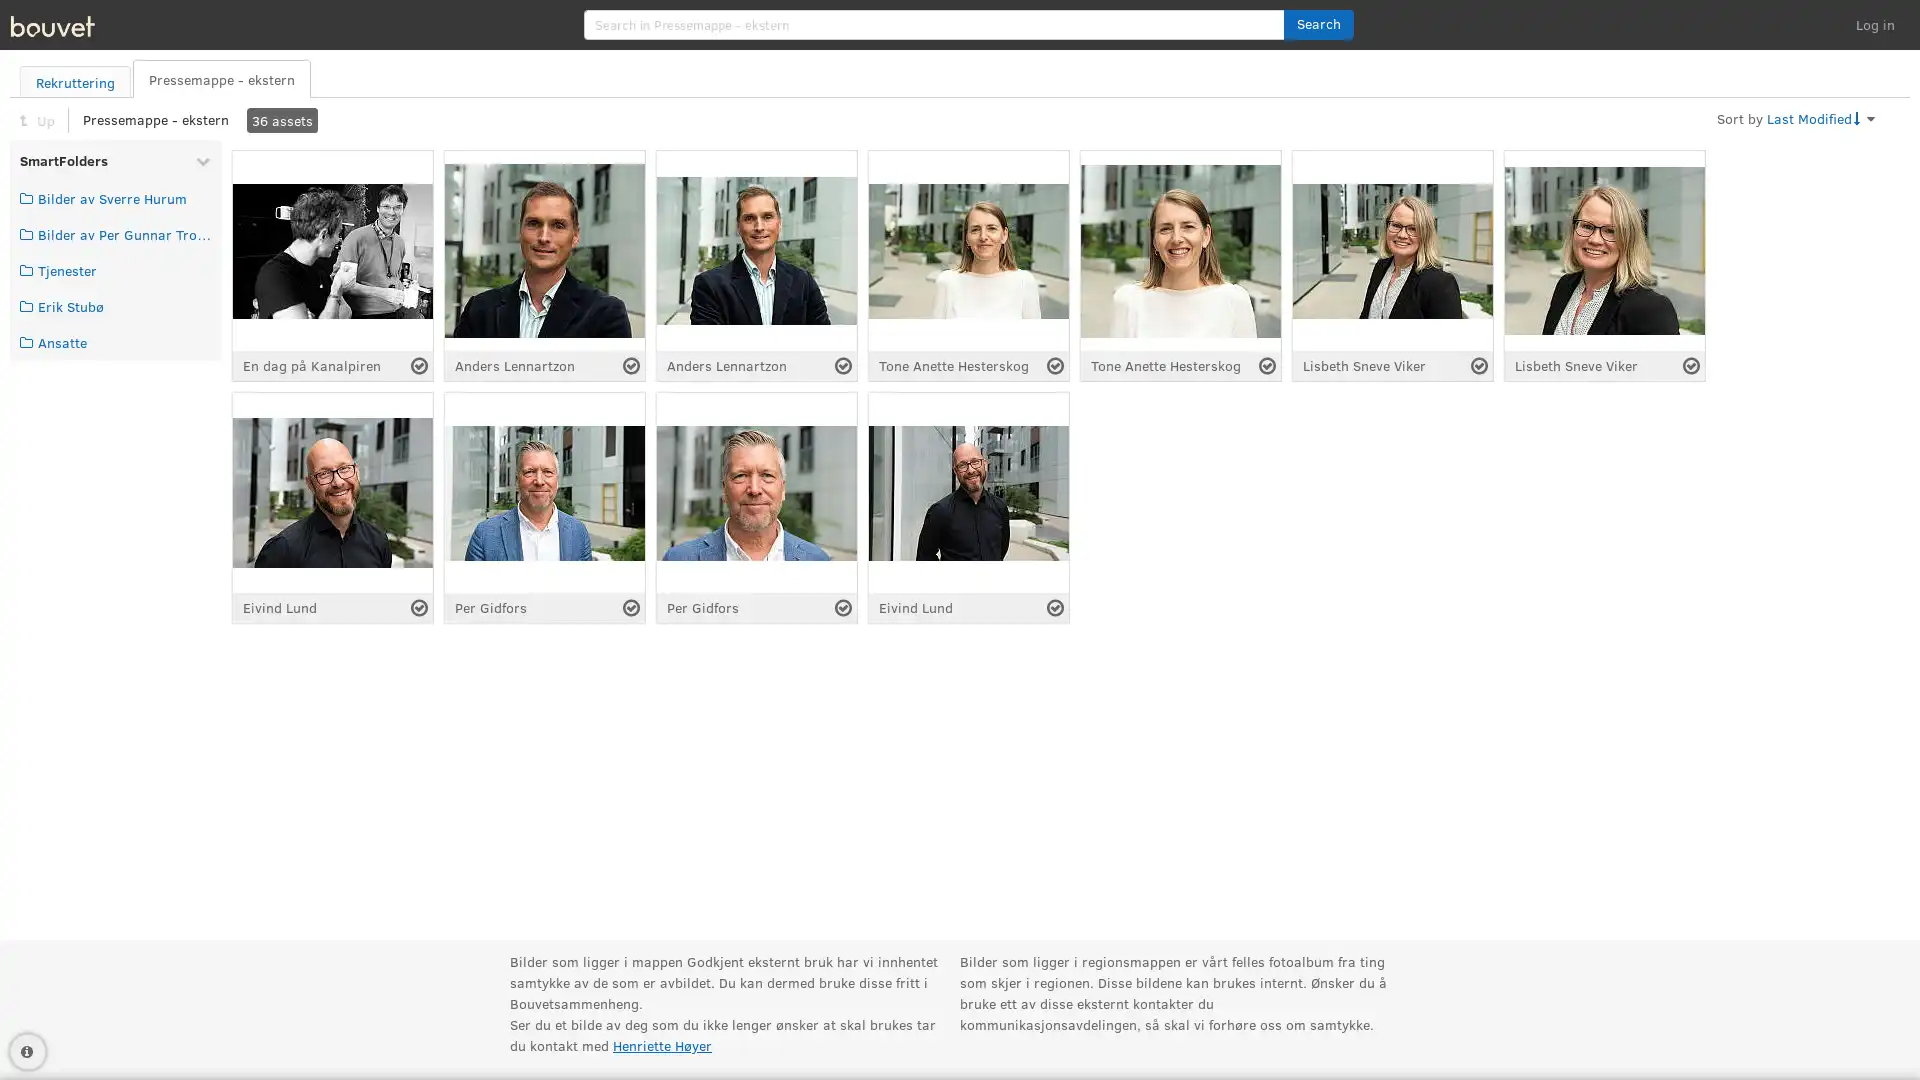 The image size is (1920, 1080). I want to click on Search, so click(1318, 24).